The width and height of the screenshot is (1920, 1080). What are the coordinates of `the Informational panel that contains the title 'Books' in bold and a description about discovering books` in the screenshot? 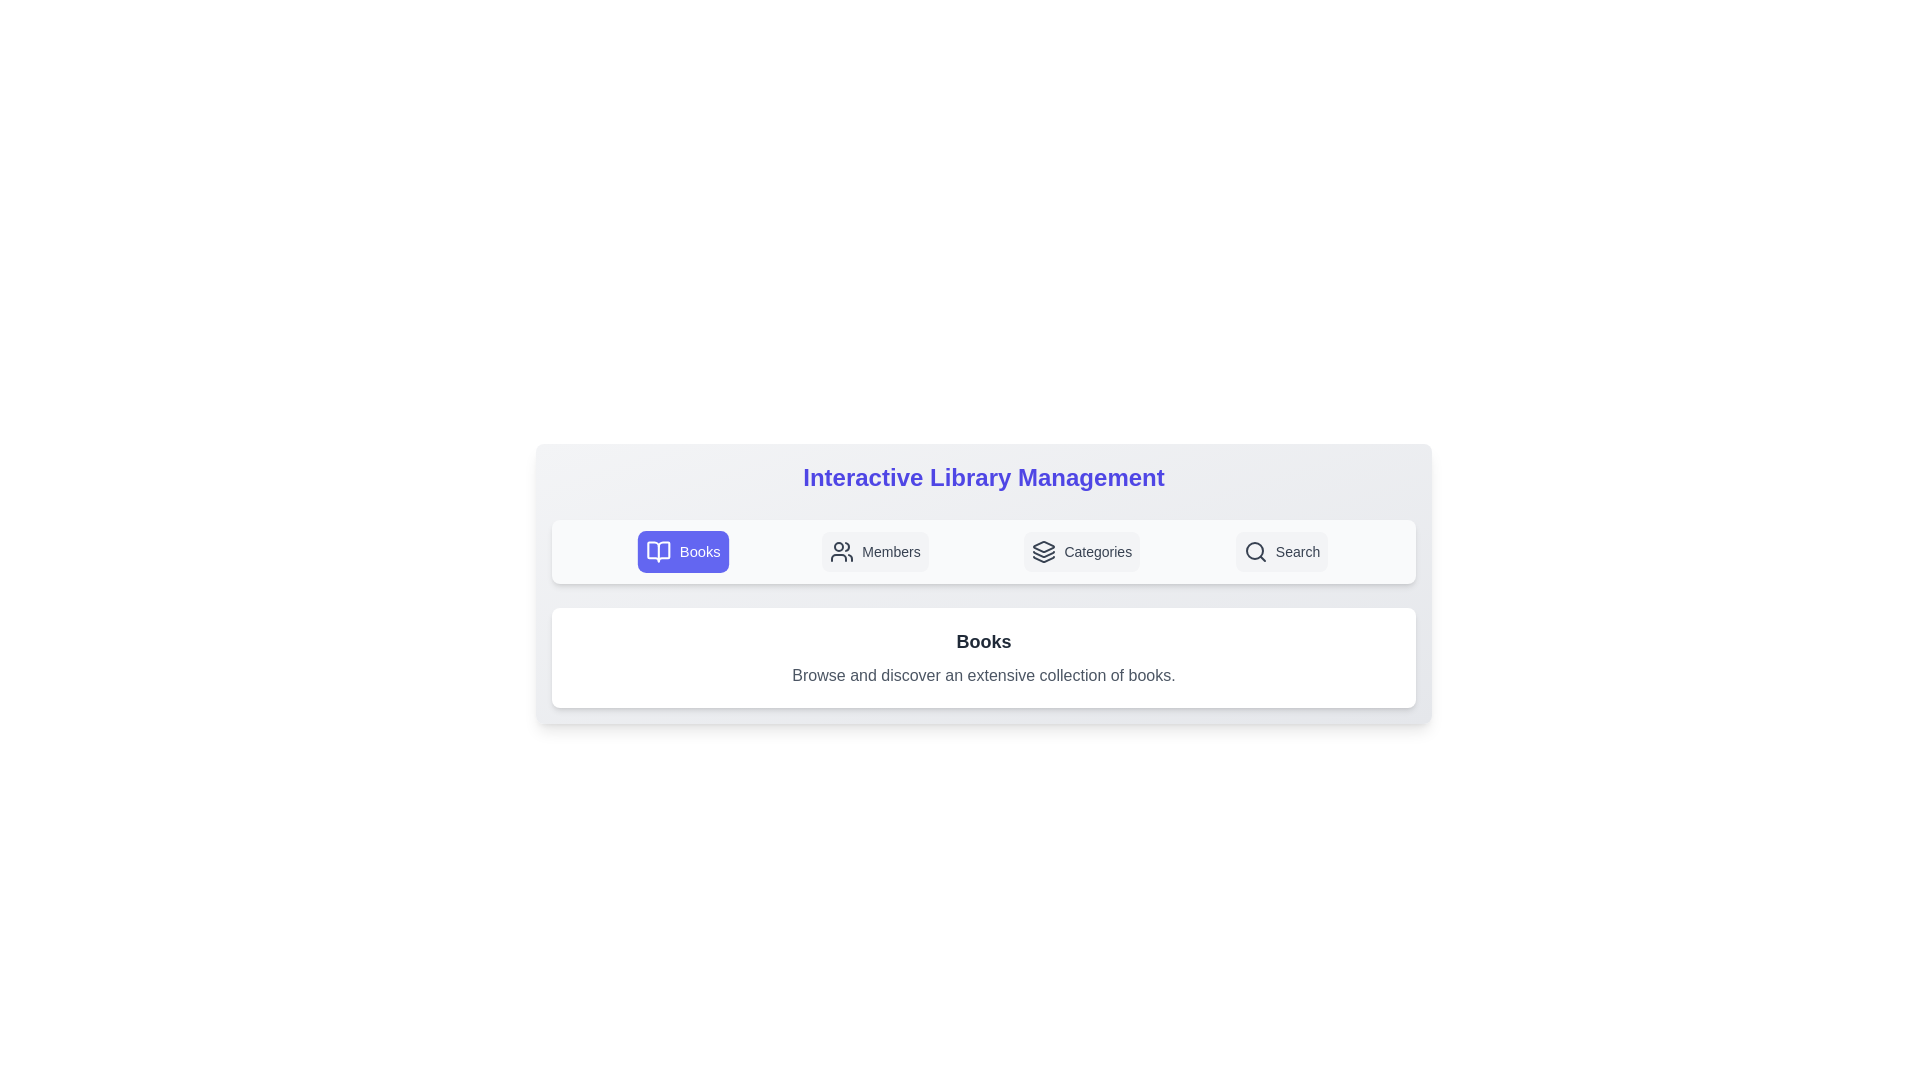 It's located at (983, 658).